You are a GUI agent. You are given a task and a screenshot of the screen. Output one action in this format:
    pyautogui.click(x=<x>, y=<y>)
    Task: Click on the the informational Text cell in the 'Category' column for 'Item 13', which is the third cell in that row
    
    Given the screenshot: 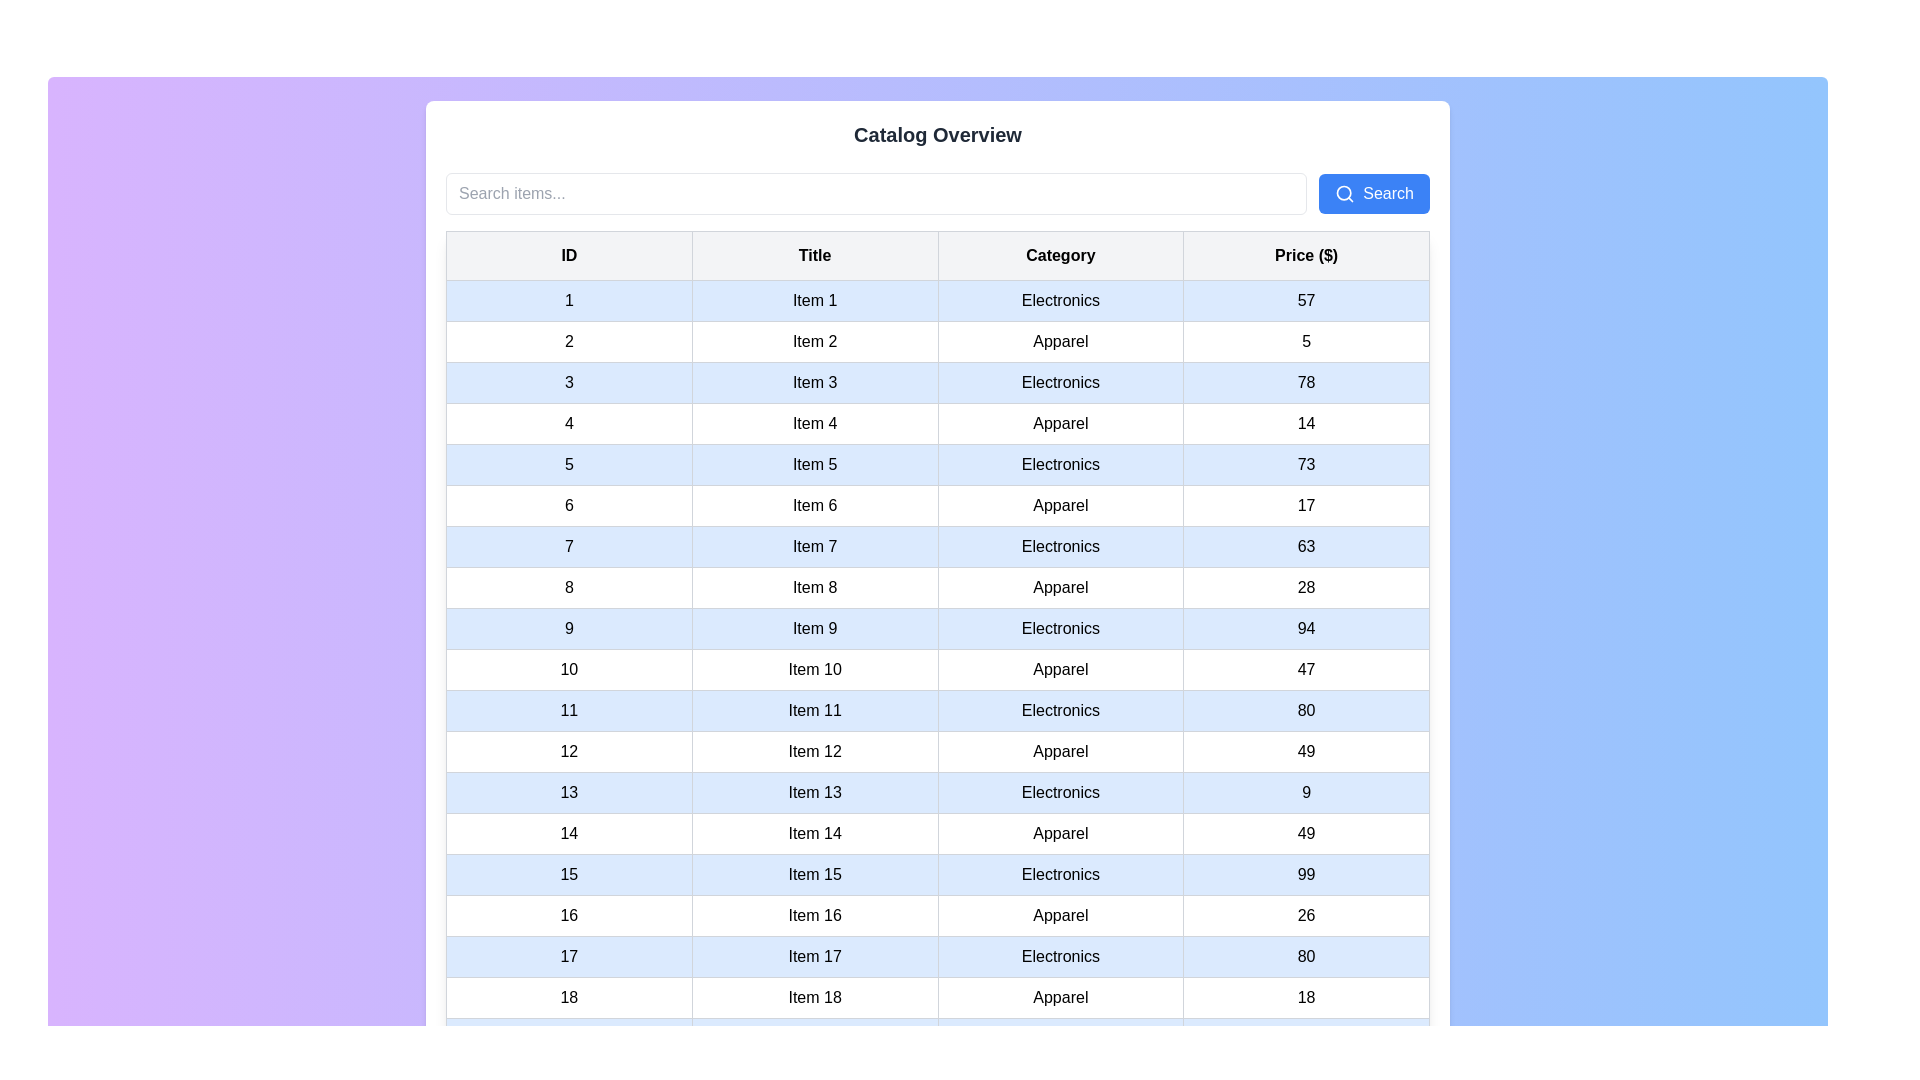 What is the action you would take?
    pyautogui.click(x=1059, y=792)
    